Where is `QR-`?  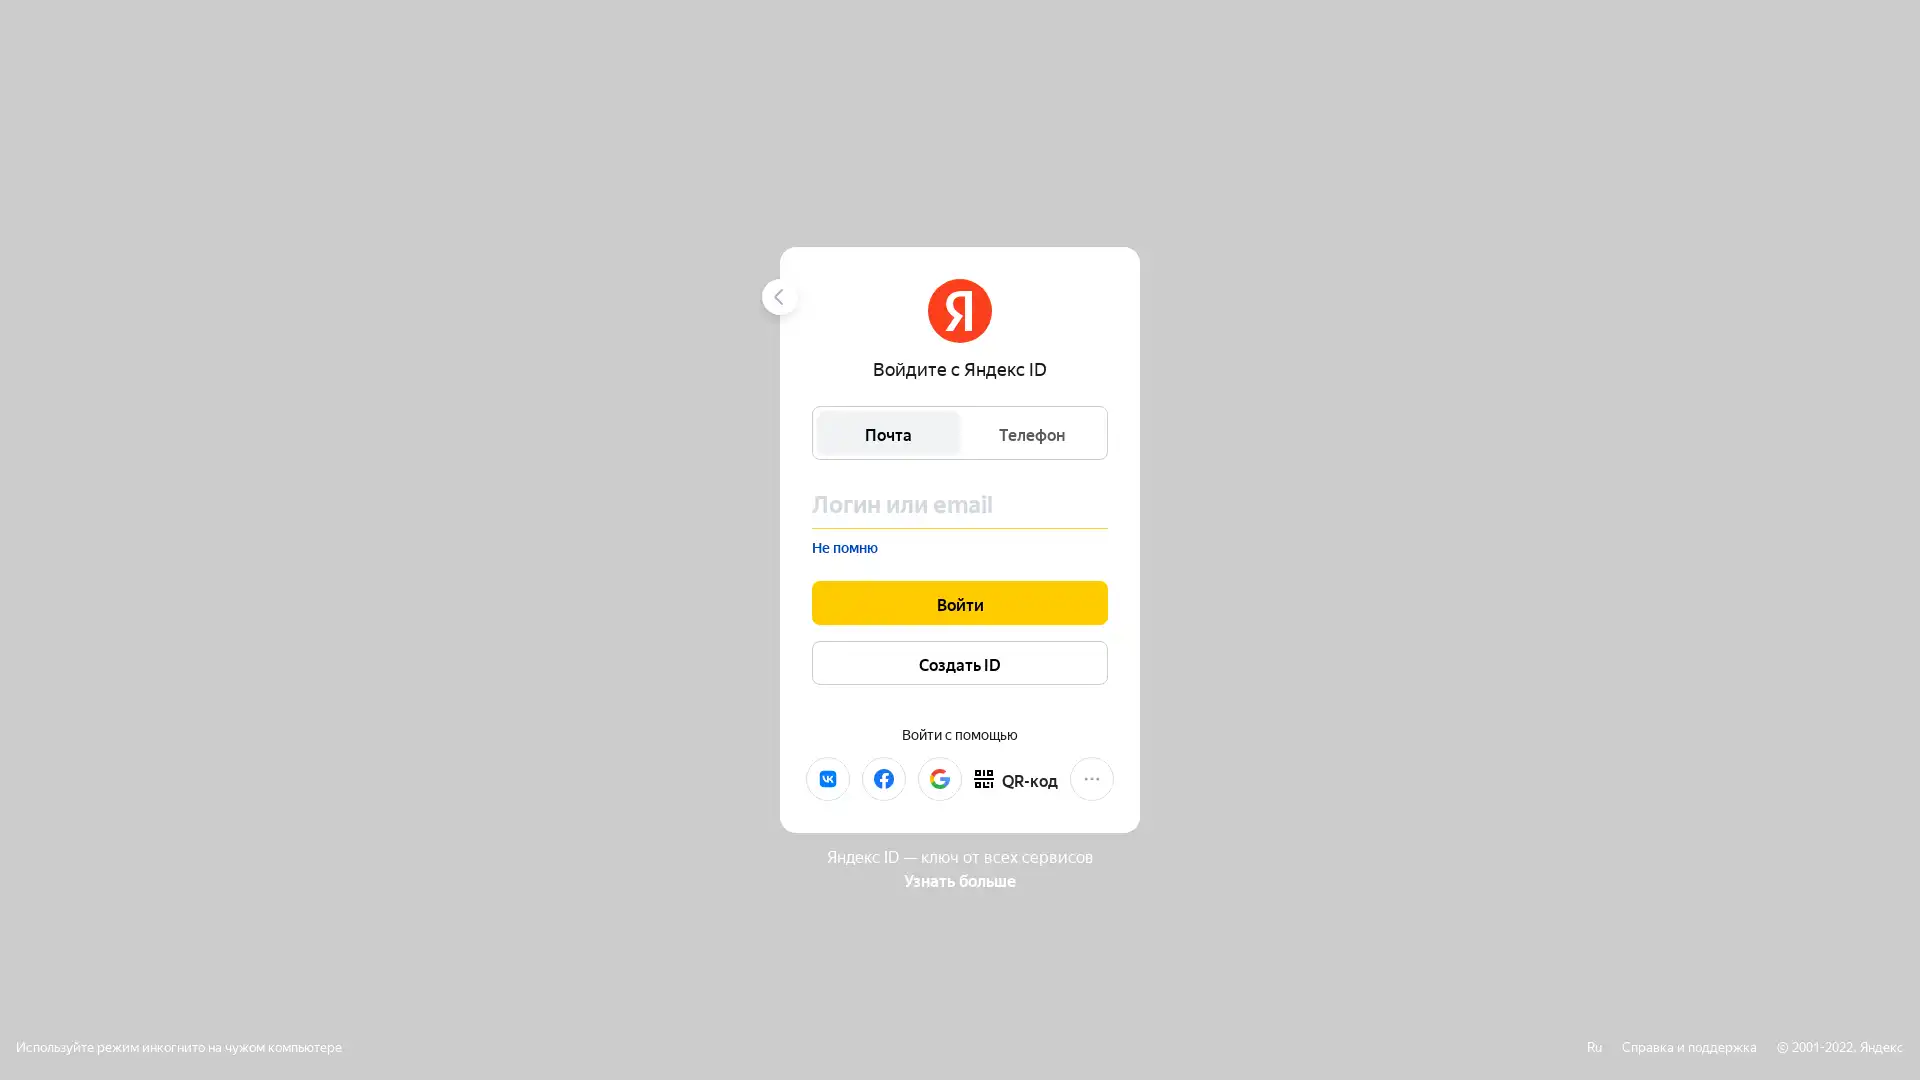
QR- is located at coordinates (1016, 777).